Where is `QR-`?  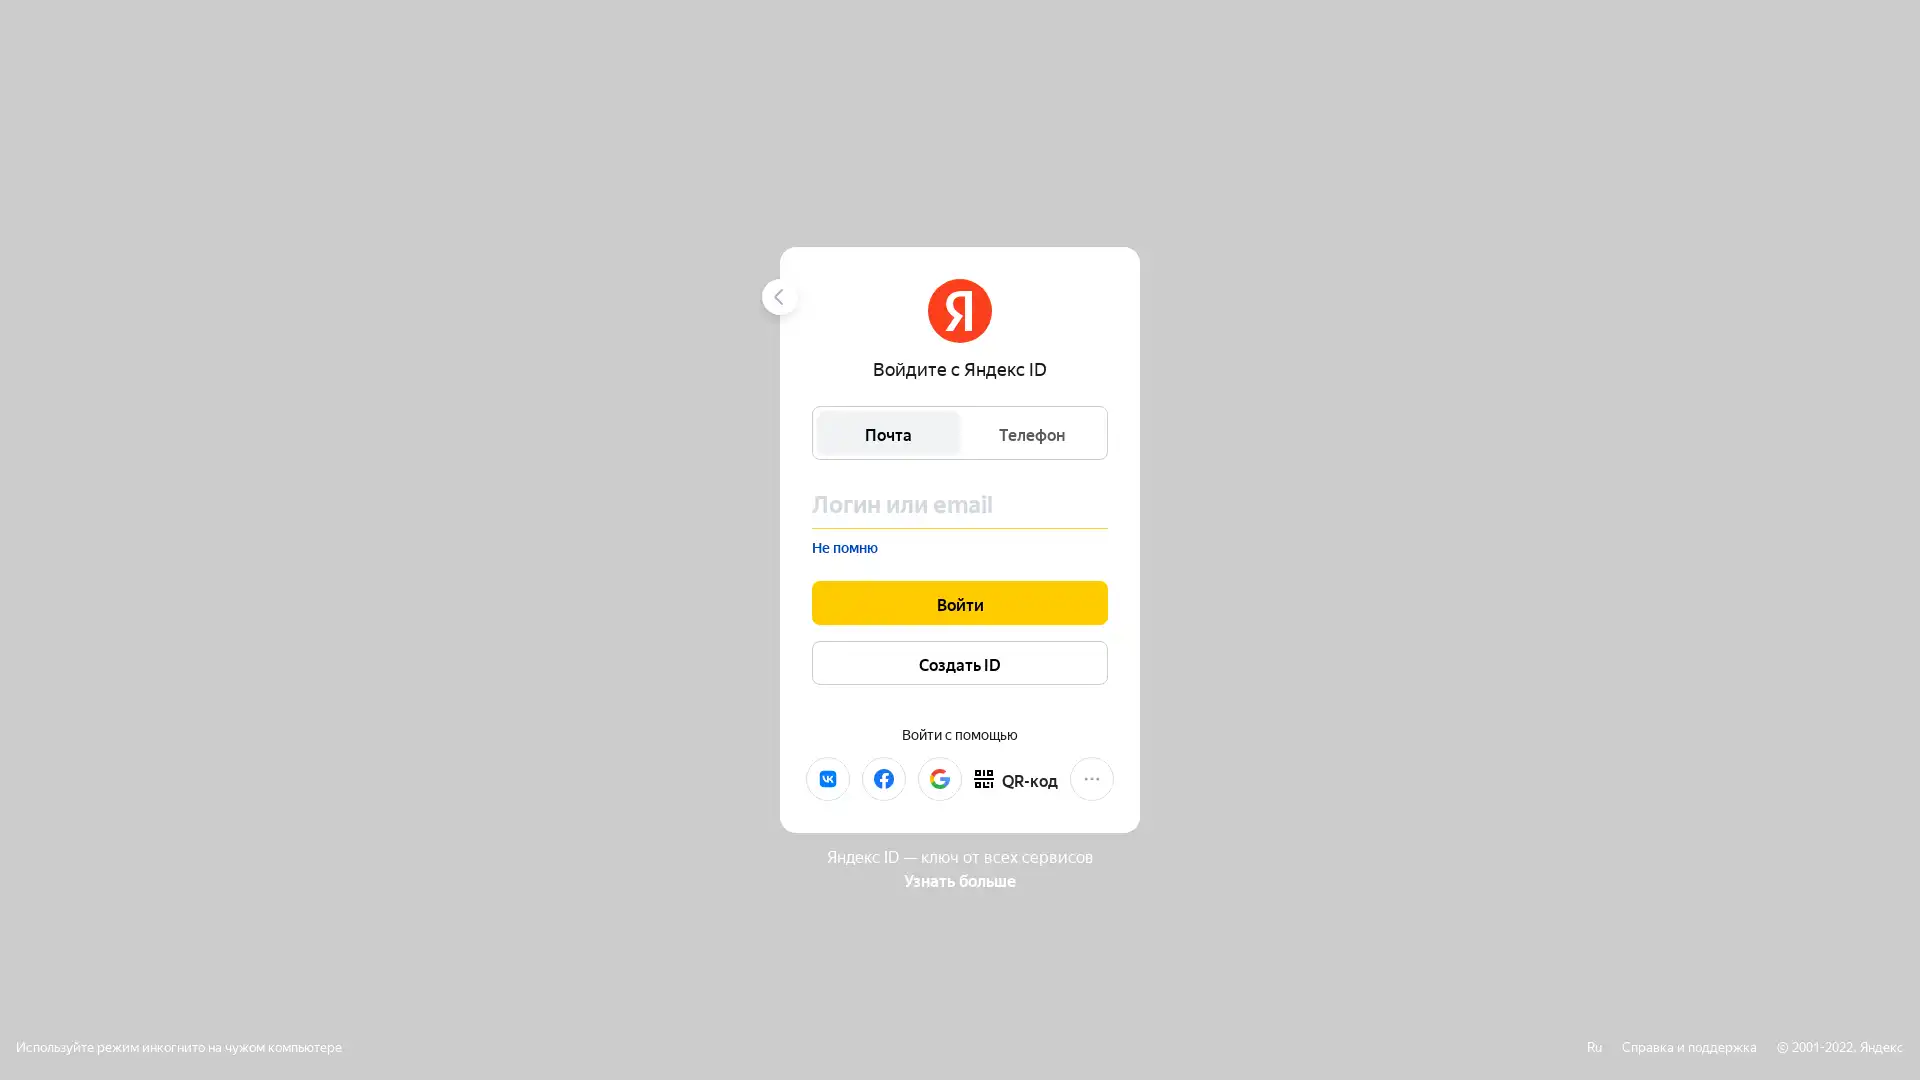
QR- is located at coordinates (1016, 777).